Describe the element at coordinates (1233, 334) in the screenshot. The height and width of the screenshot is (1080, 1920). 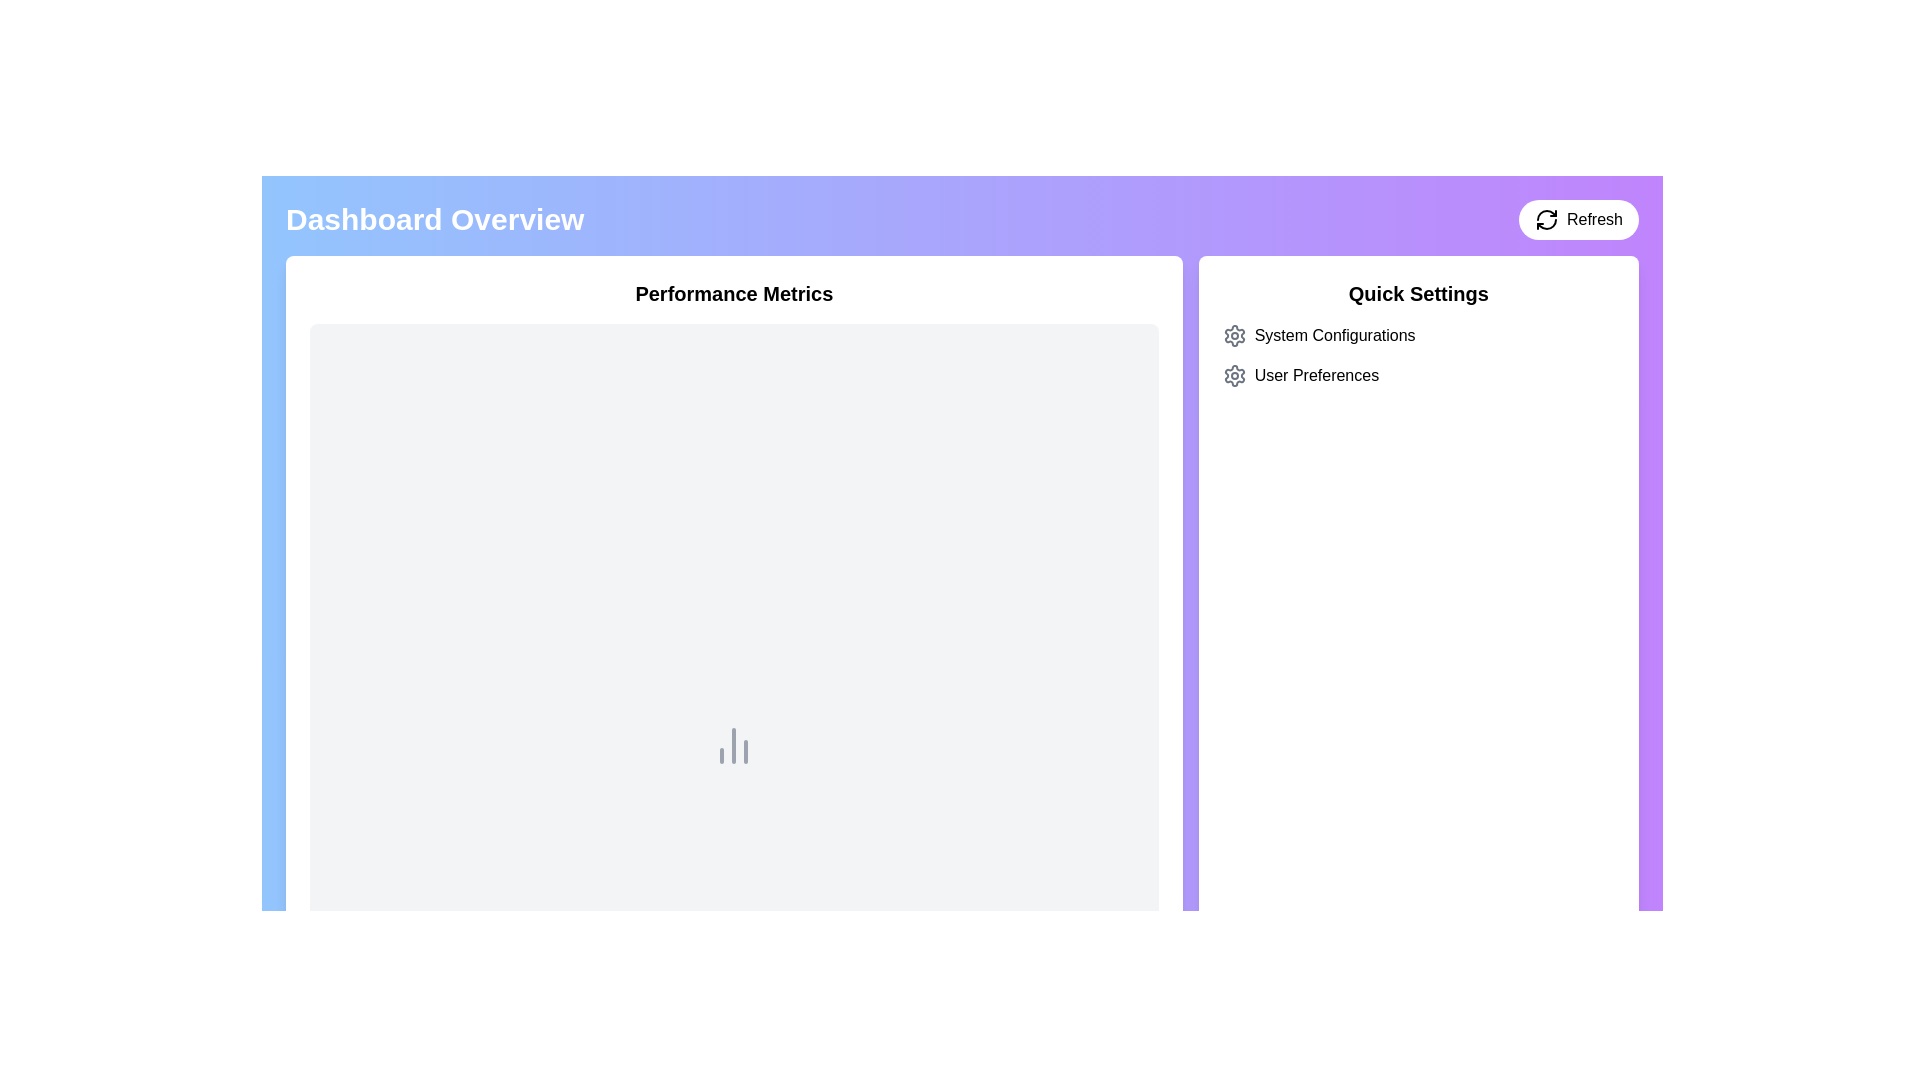
I see `the gear-shaped settings icon located` at that location.